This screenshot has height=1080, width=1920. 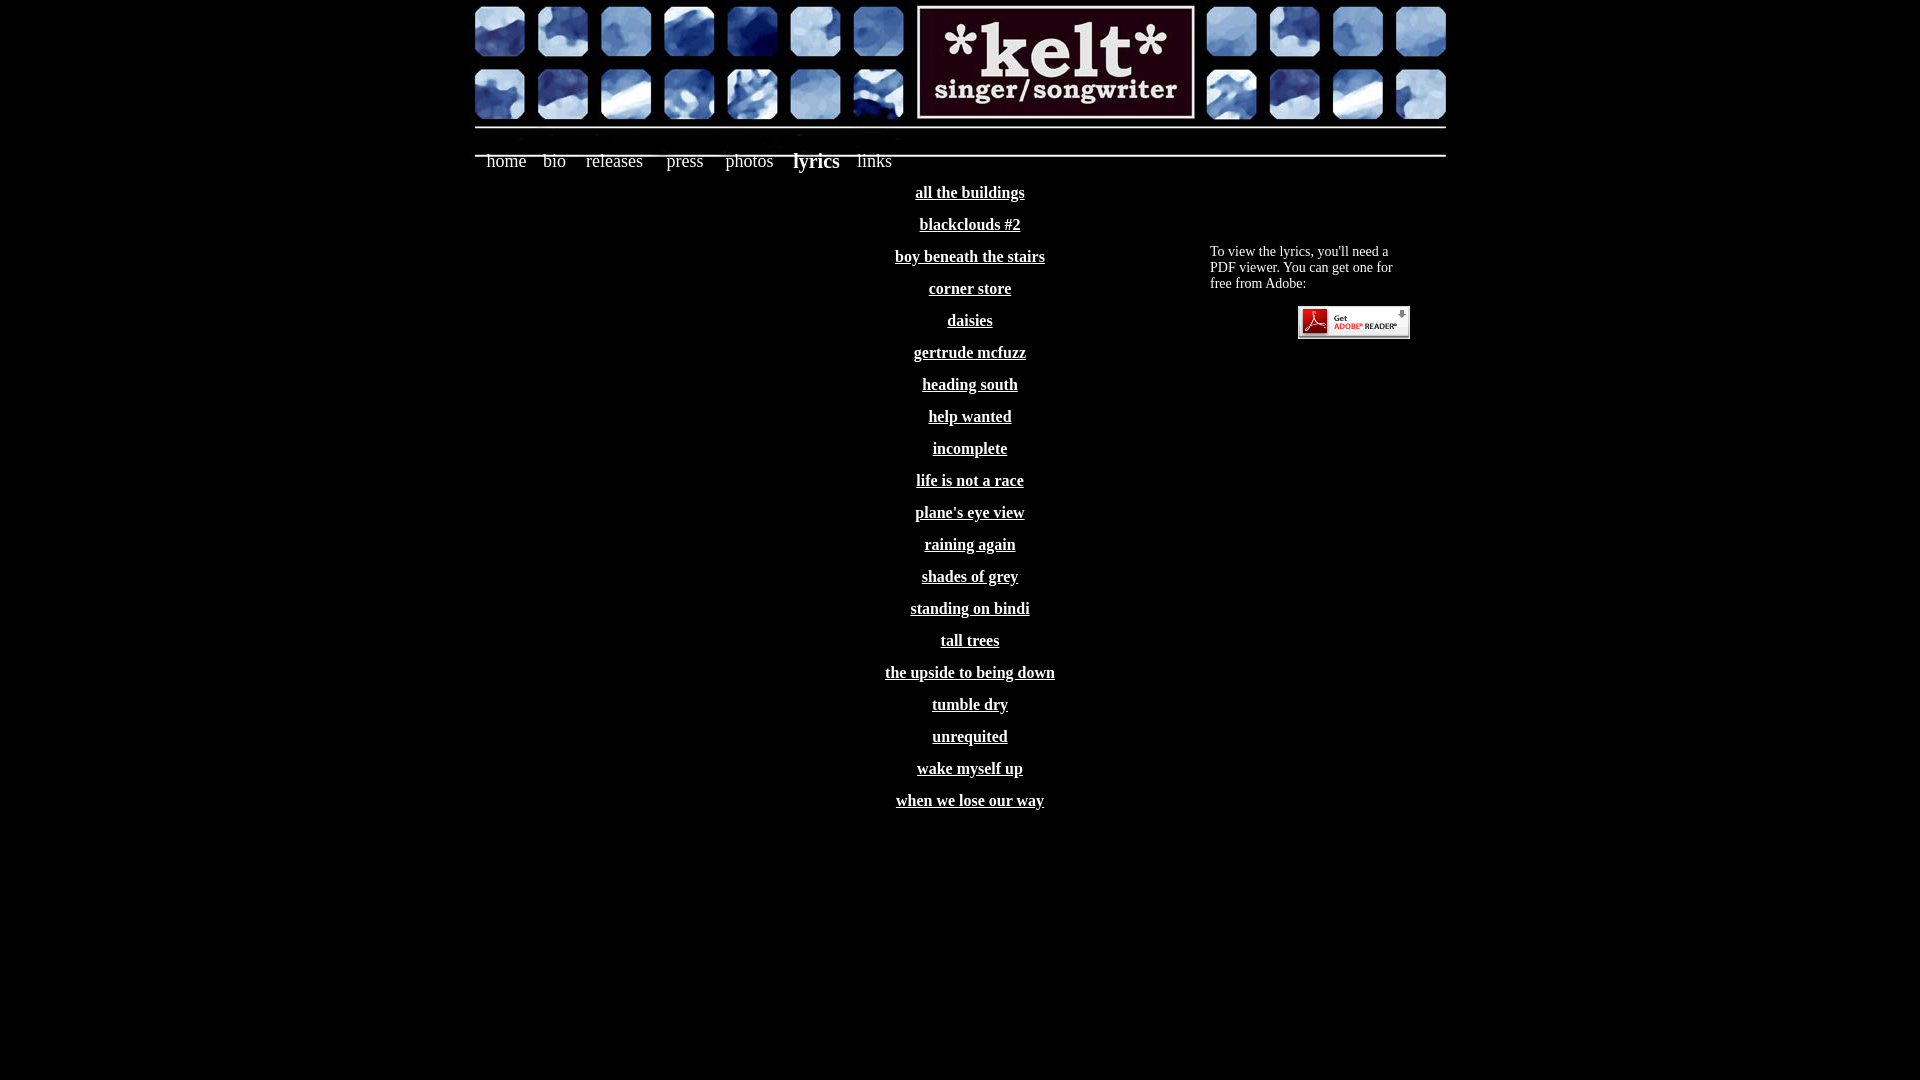 I want to click on 'tumble dry', so click(x=969, y=703).